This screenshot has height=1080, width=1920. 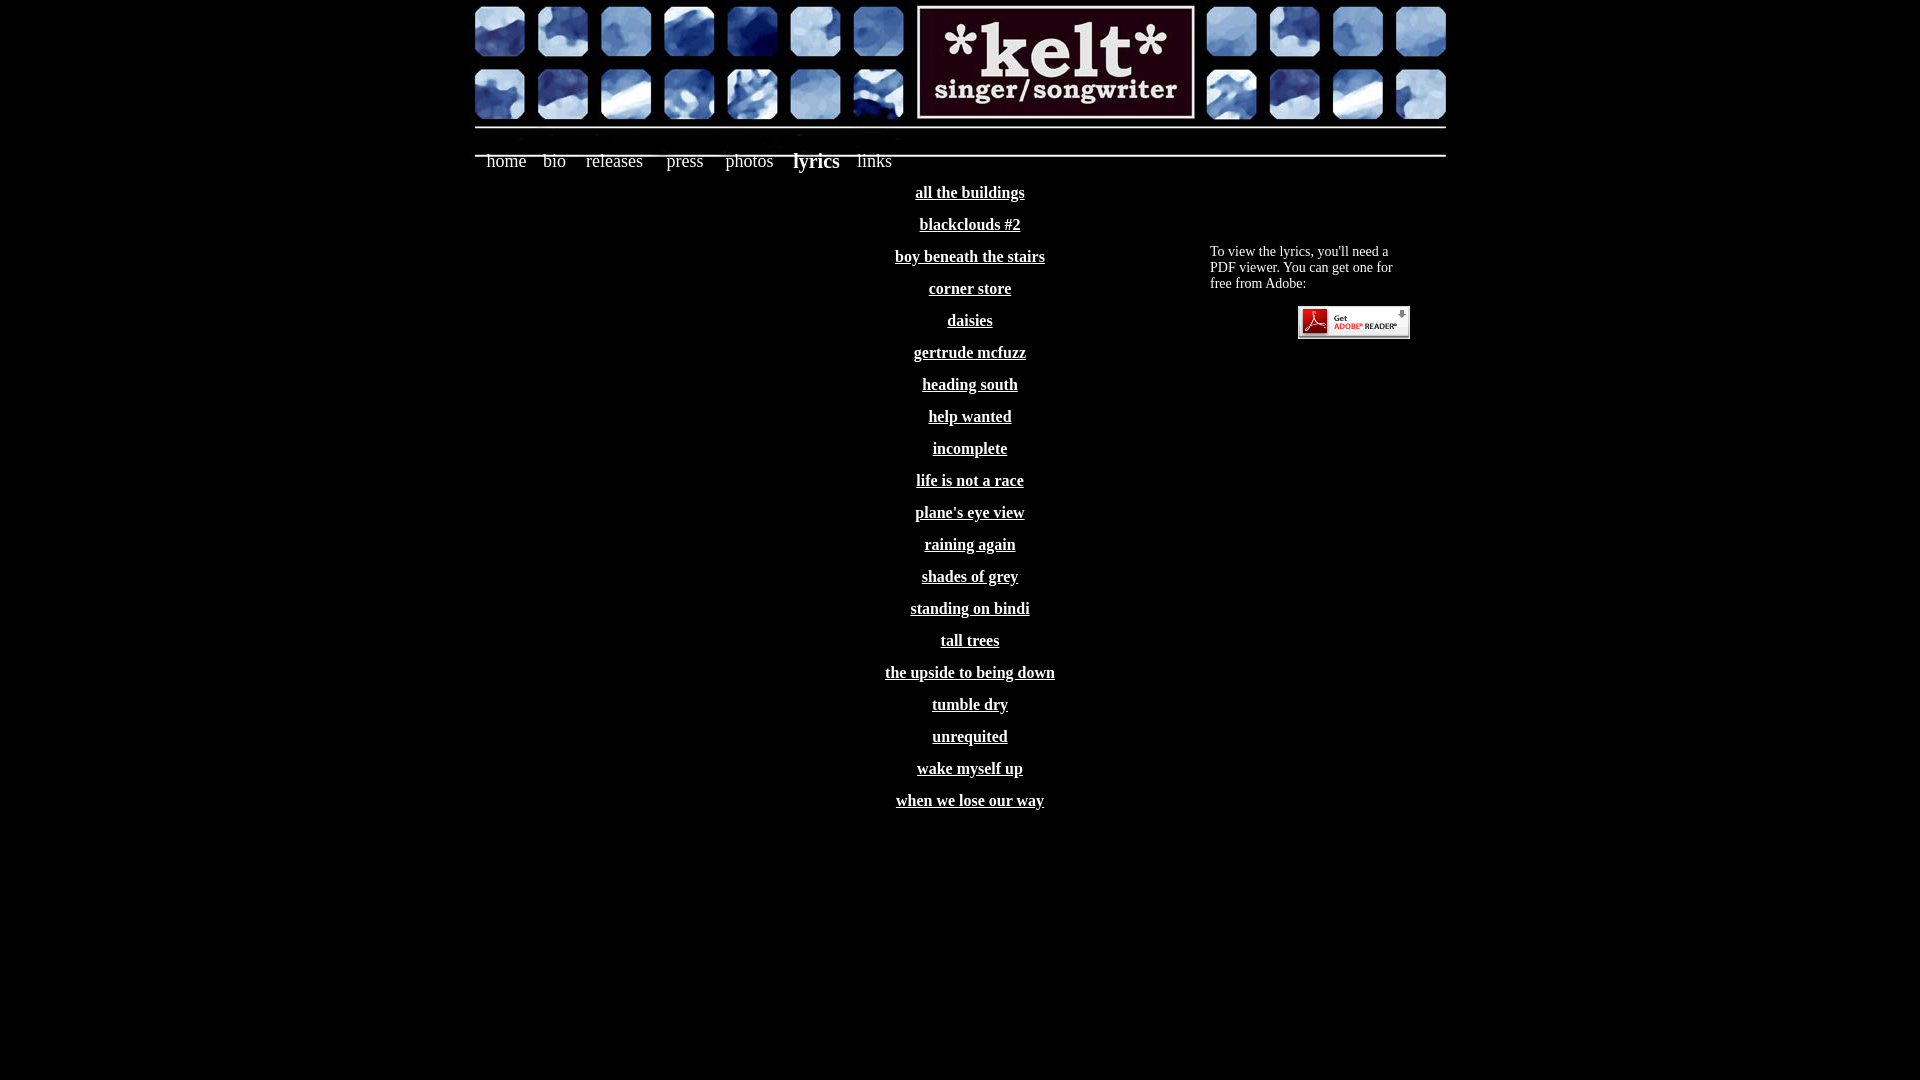 I want to click on 'tumble dry', so click(x=969, y=703).